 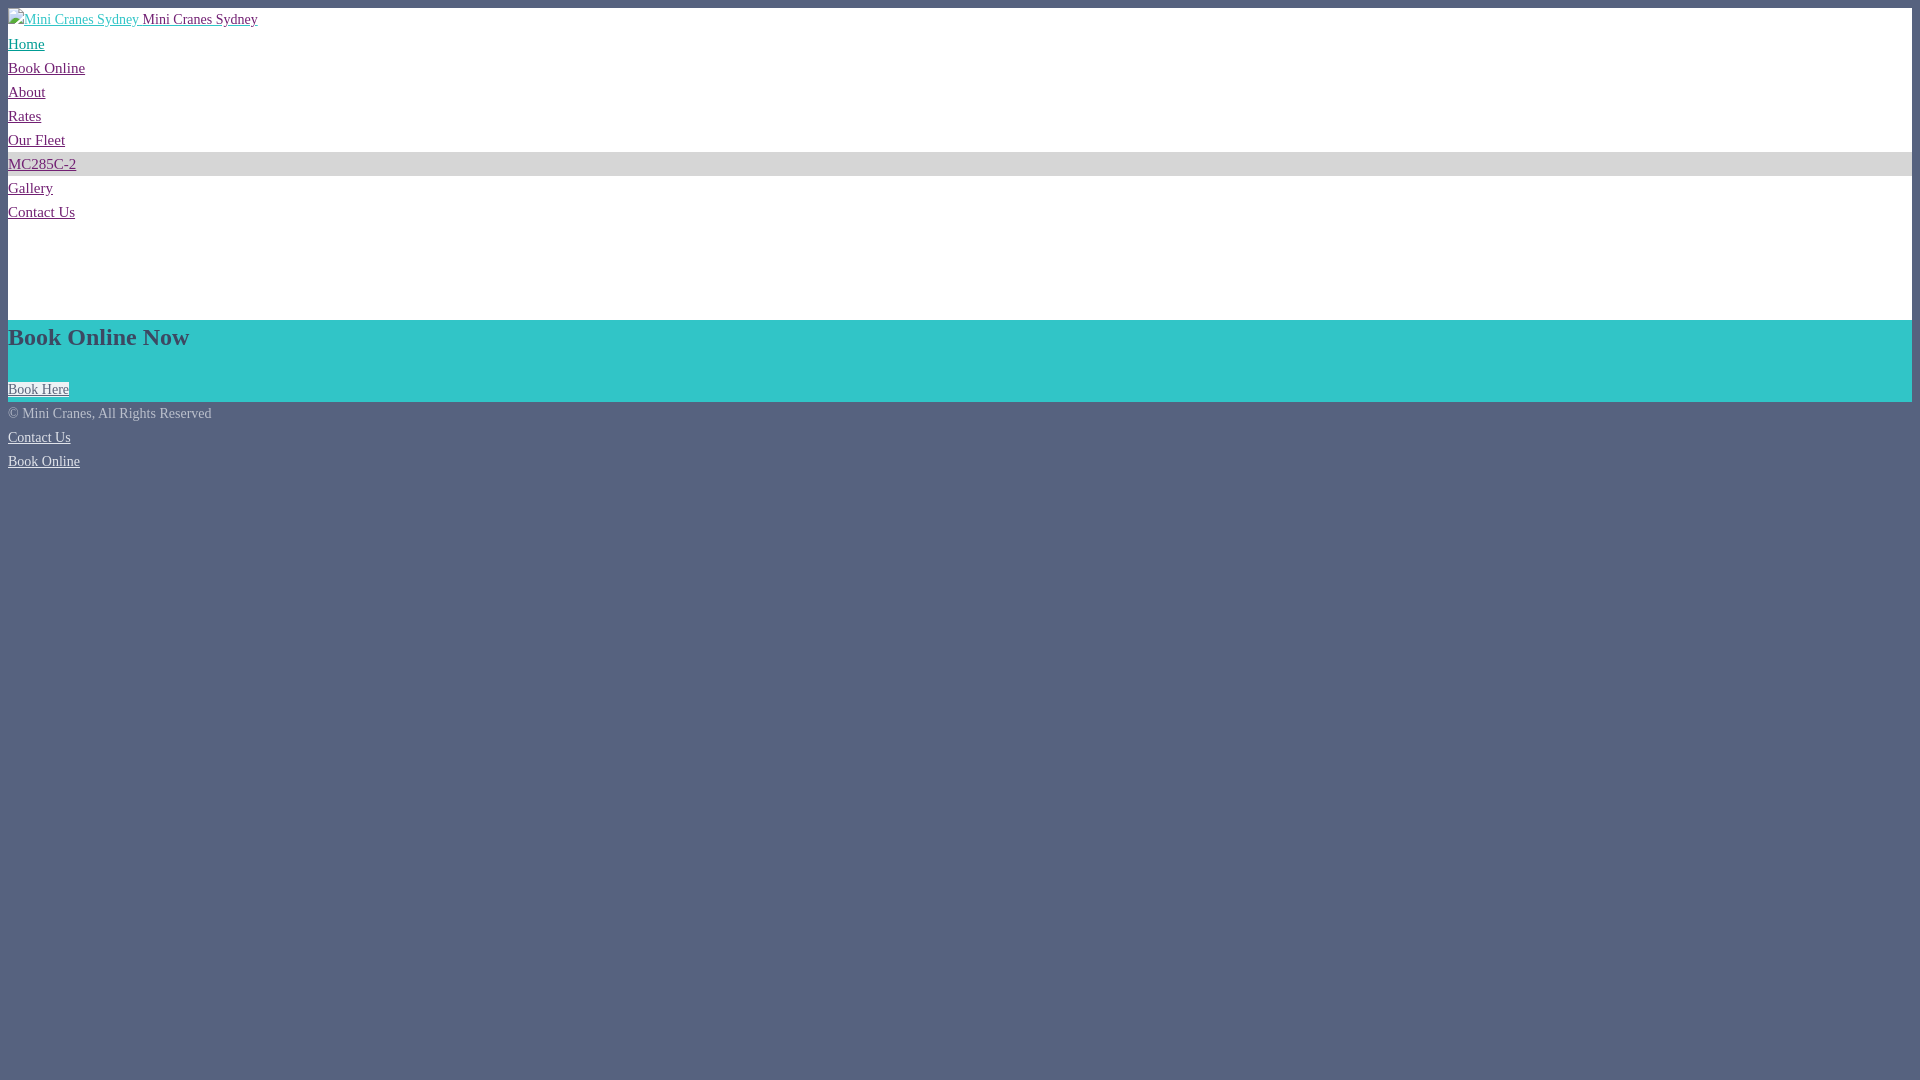 What do you see at coordinates (36, 138) in the screenshot?
I see `'Our Fleet'` at bounding box center [36, 138].